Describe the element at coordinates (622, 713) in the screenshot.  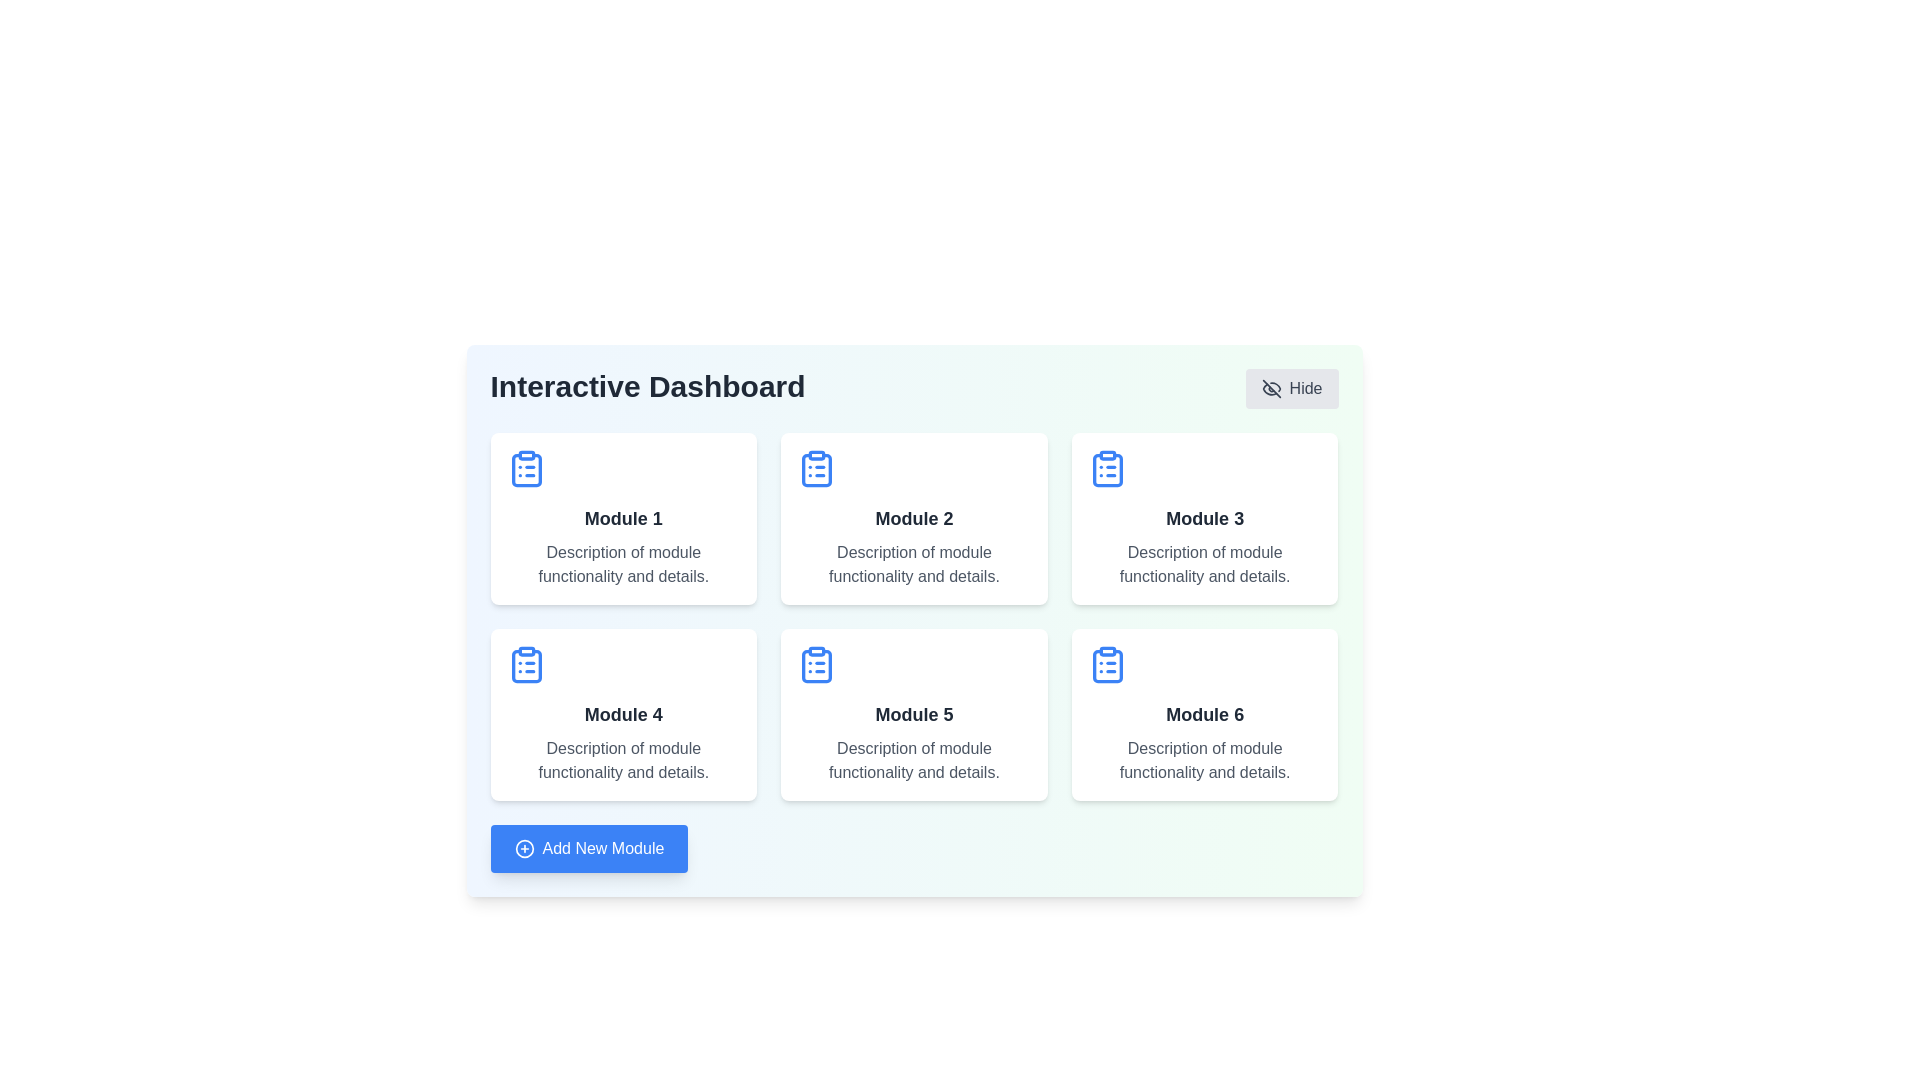
I see `the 'Module 4' Card component, which is located in the second row, first column of a 3-column grid layout` at that location.